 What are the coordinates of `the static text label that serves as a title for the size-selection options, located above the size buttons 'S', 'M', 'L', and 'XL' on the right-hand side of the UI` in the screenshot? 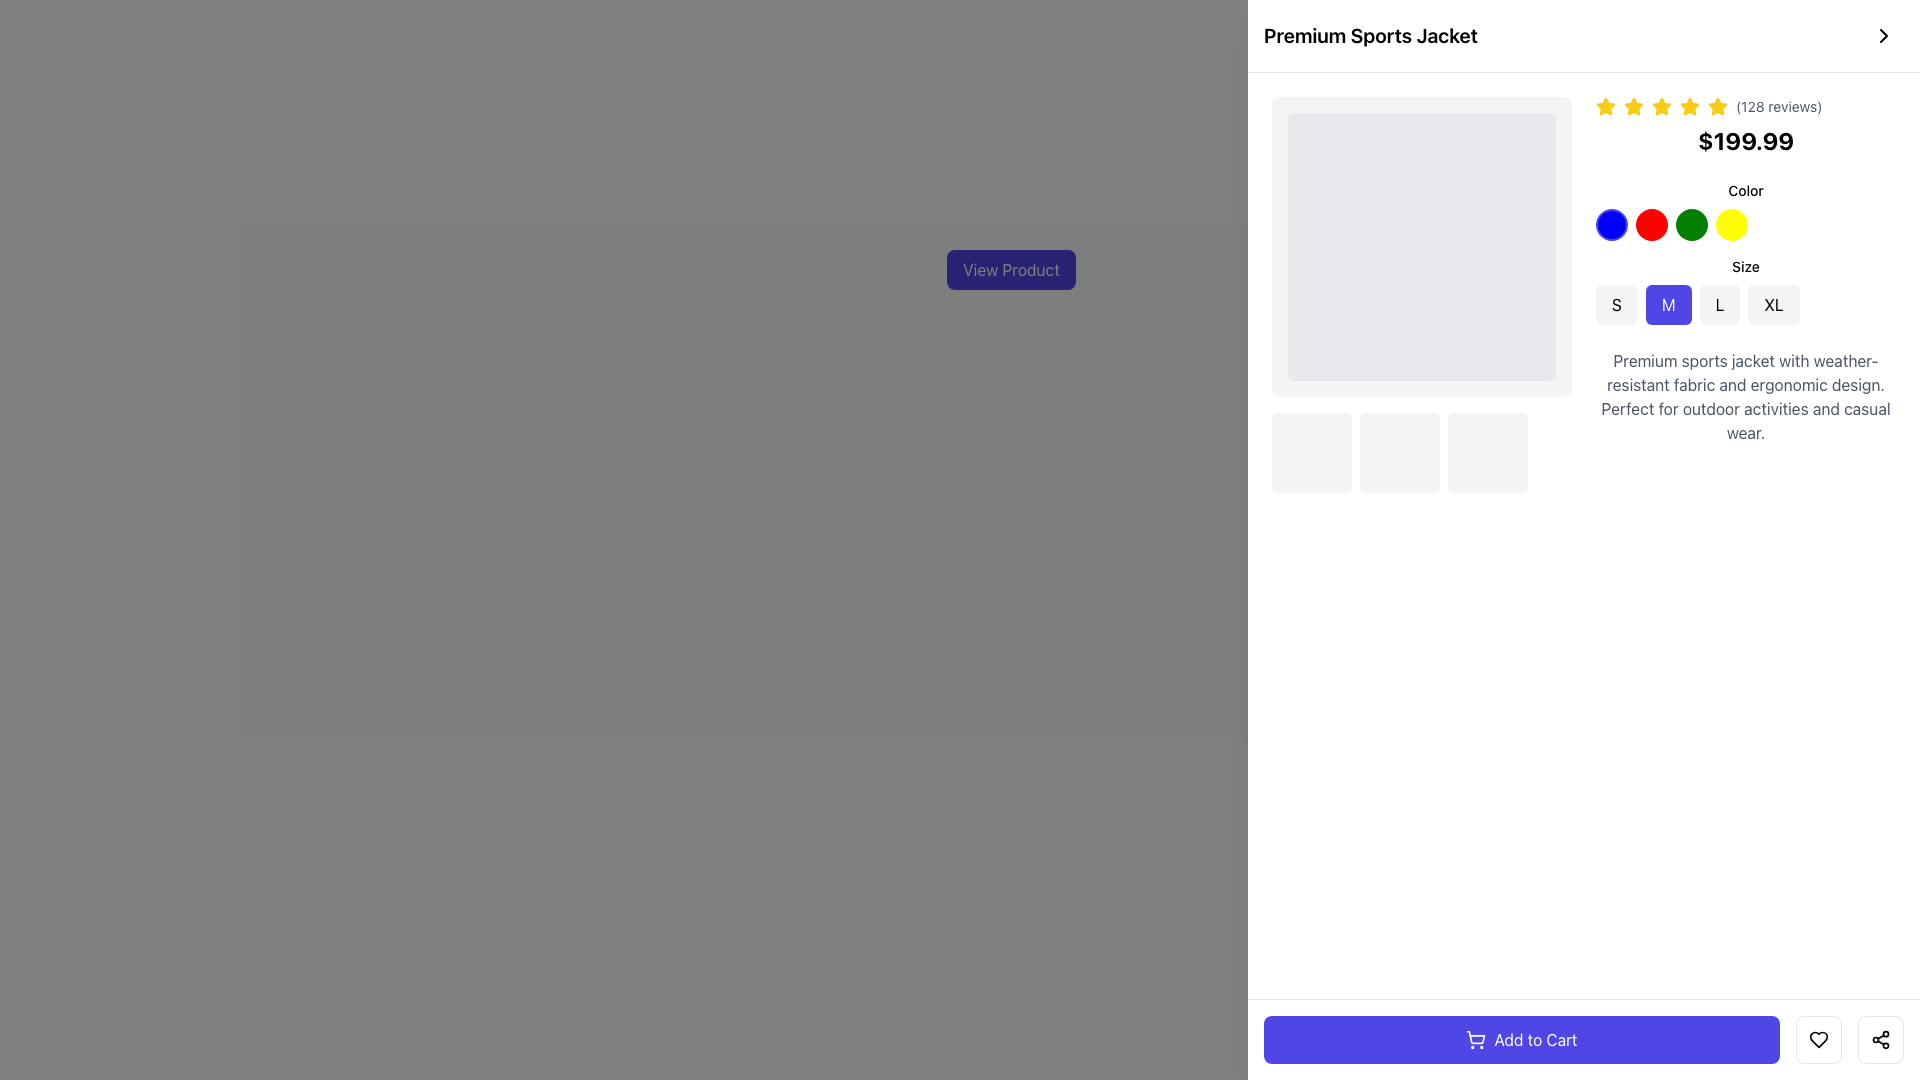 It's located at (1745, 265).